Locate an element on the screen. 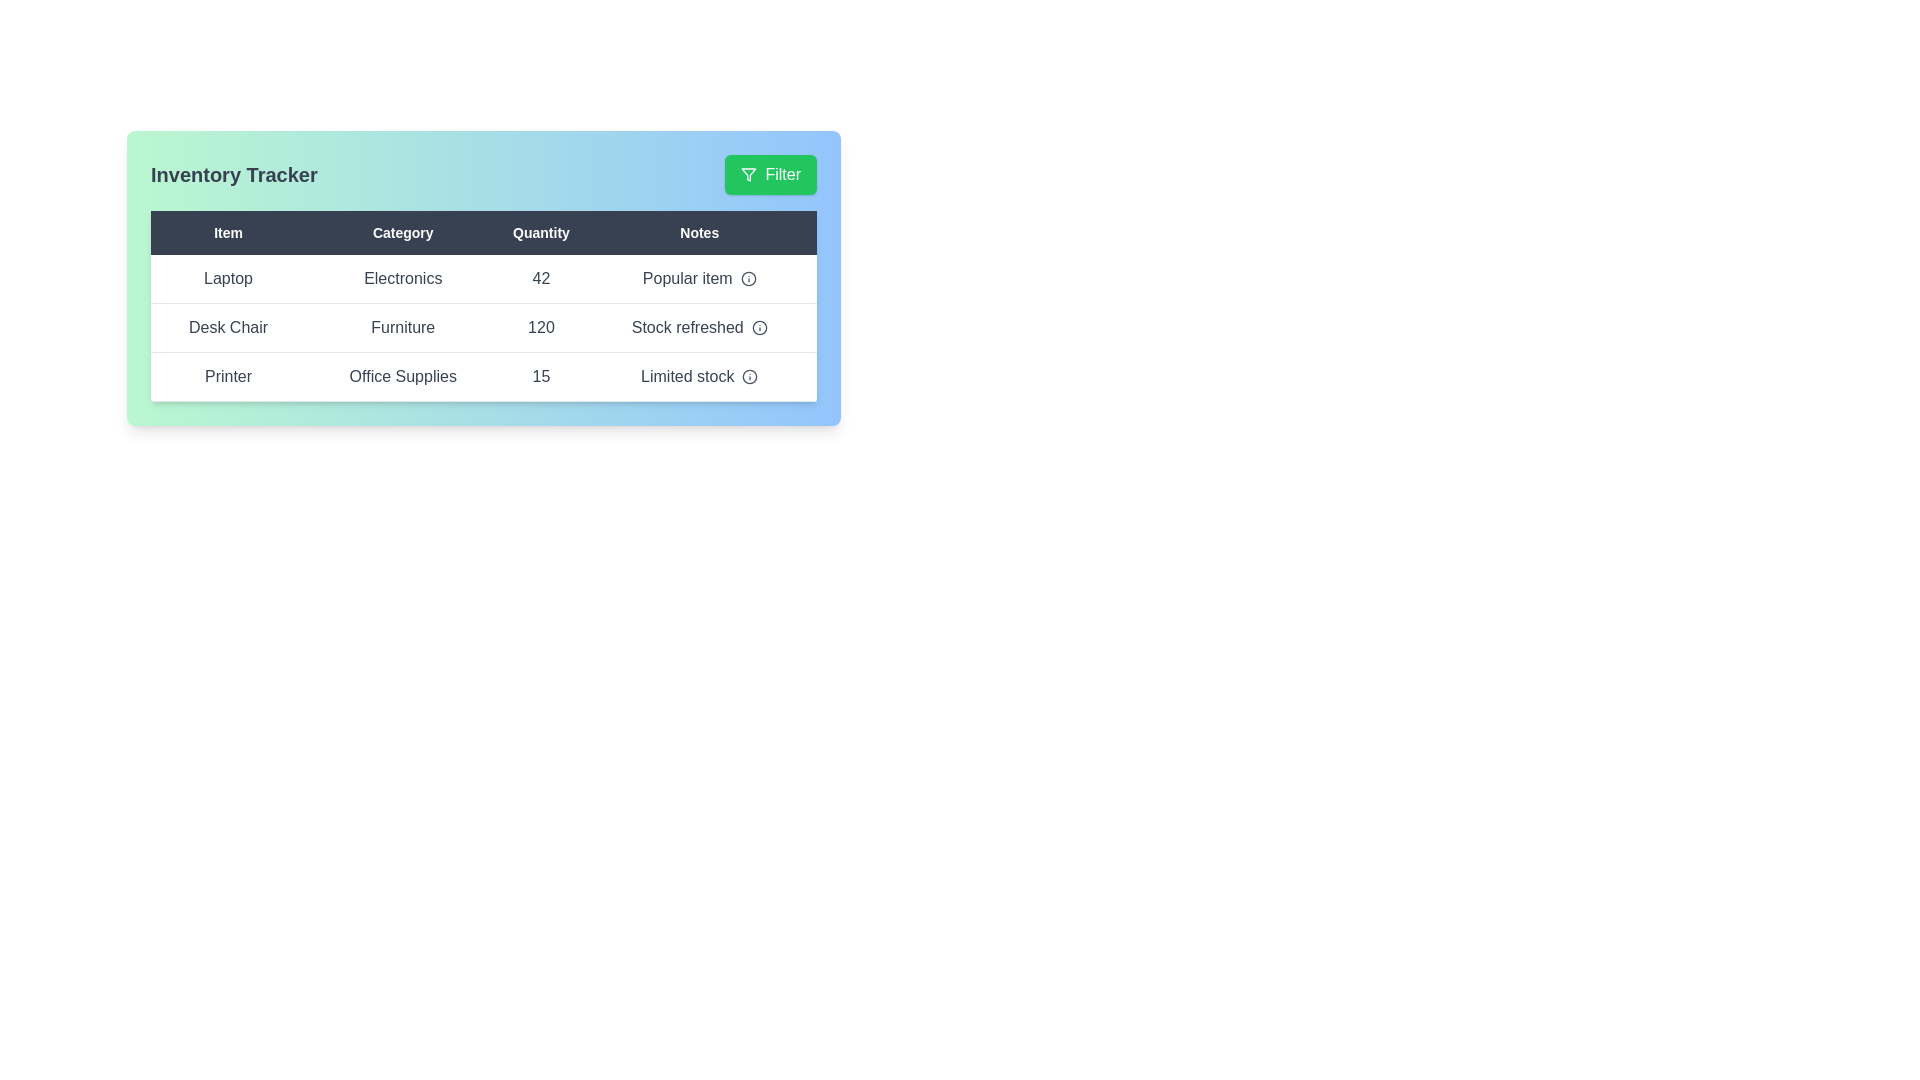 This screenshot has width=1920, height=1080. the column header Notes to sort the table by that column is located at coordinates (699, 231).